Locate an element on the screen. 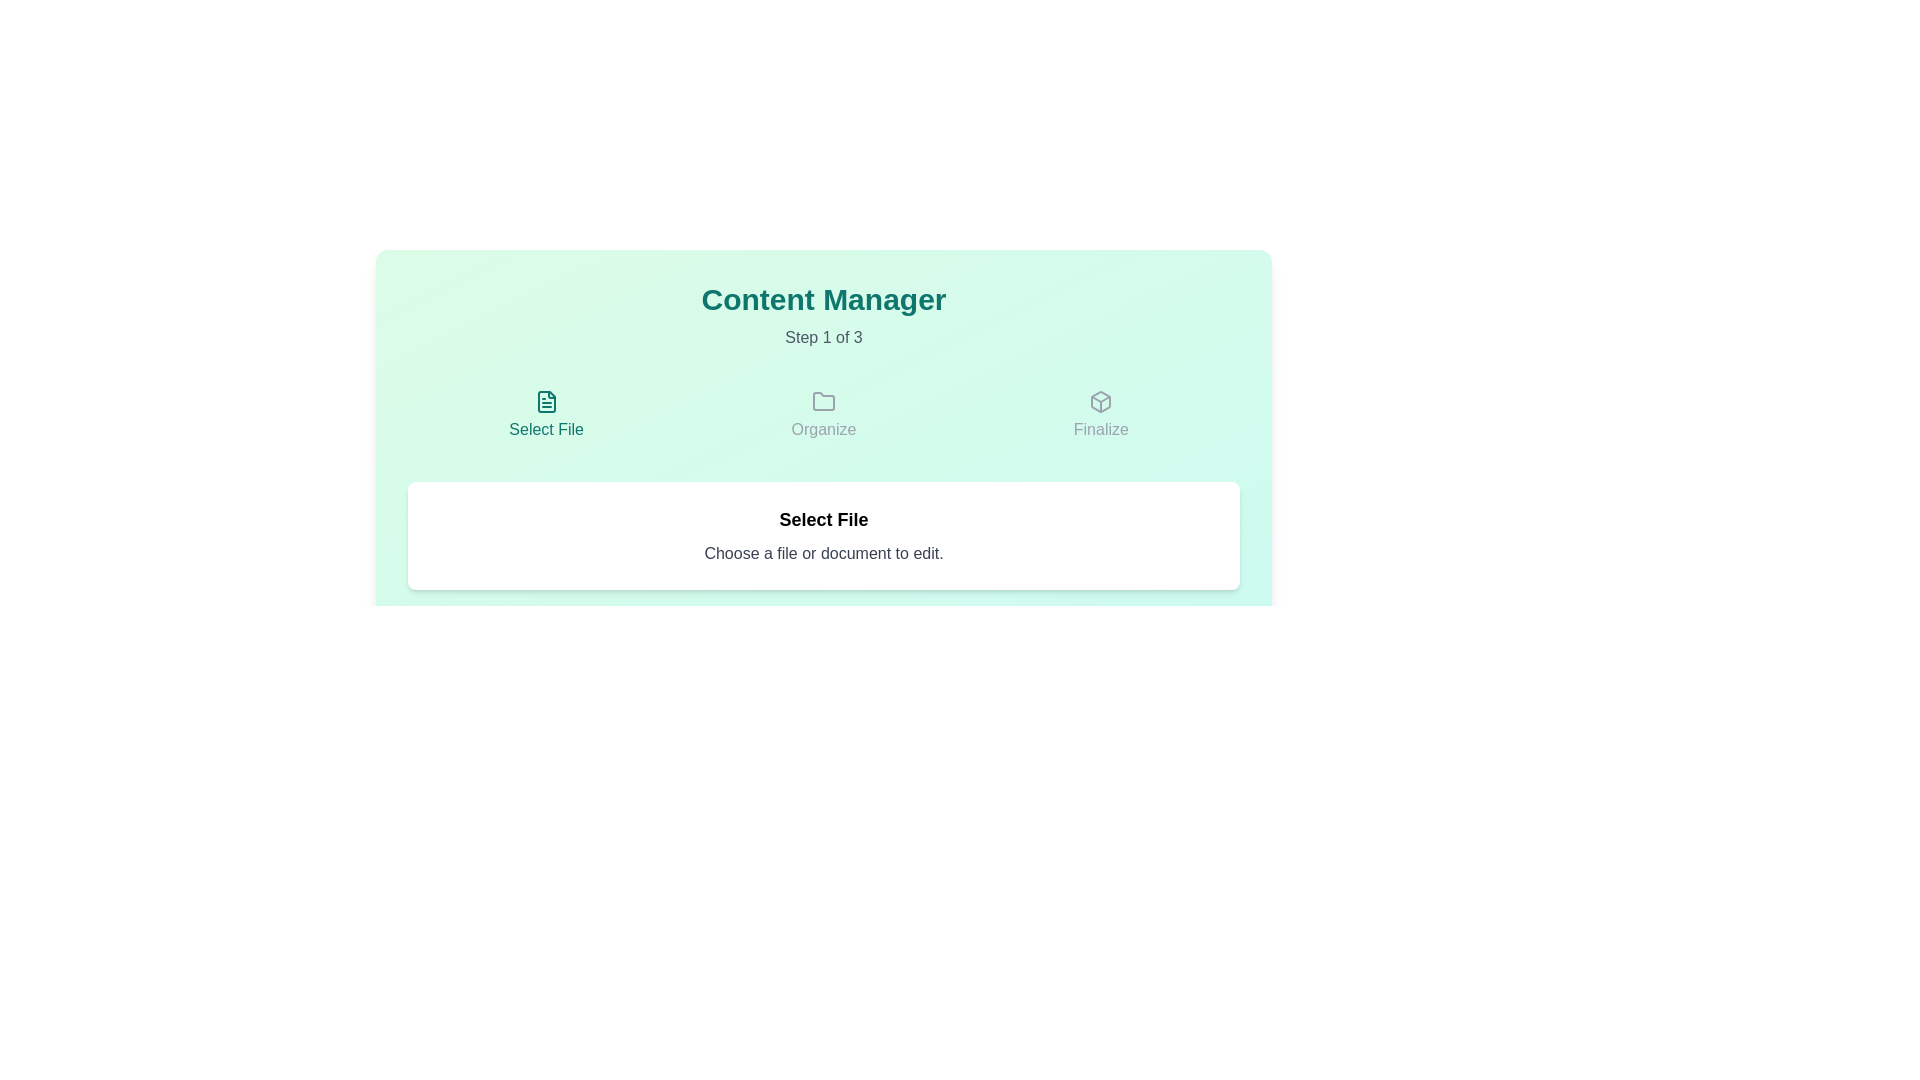  the 'Organize' navigation item in the Navigation Selector Panel, which is centrally located below the title 'Content Manager Step 1 of 3' is located at coordinates (824, 415).